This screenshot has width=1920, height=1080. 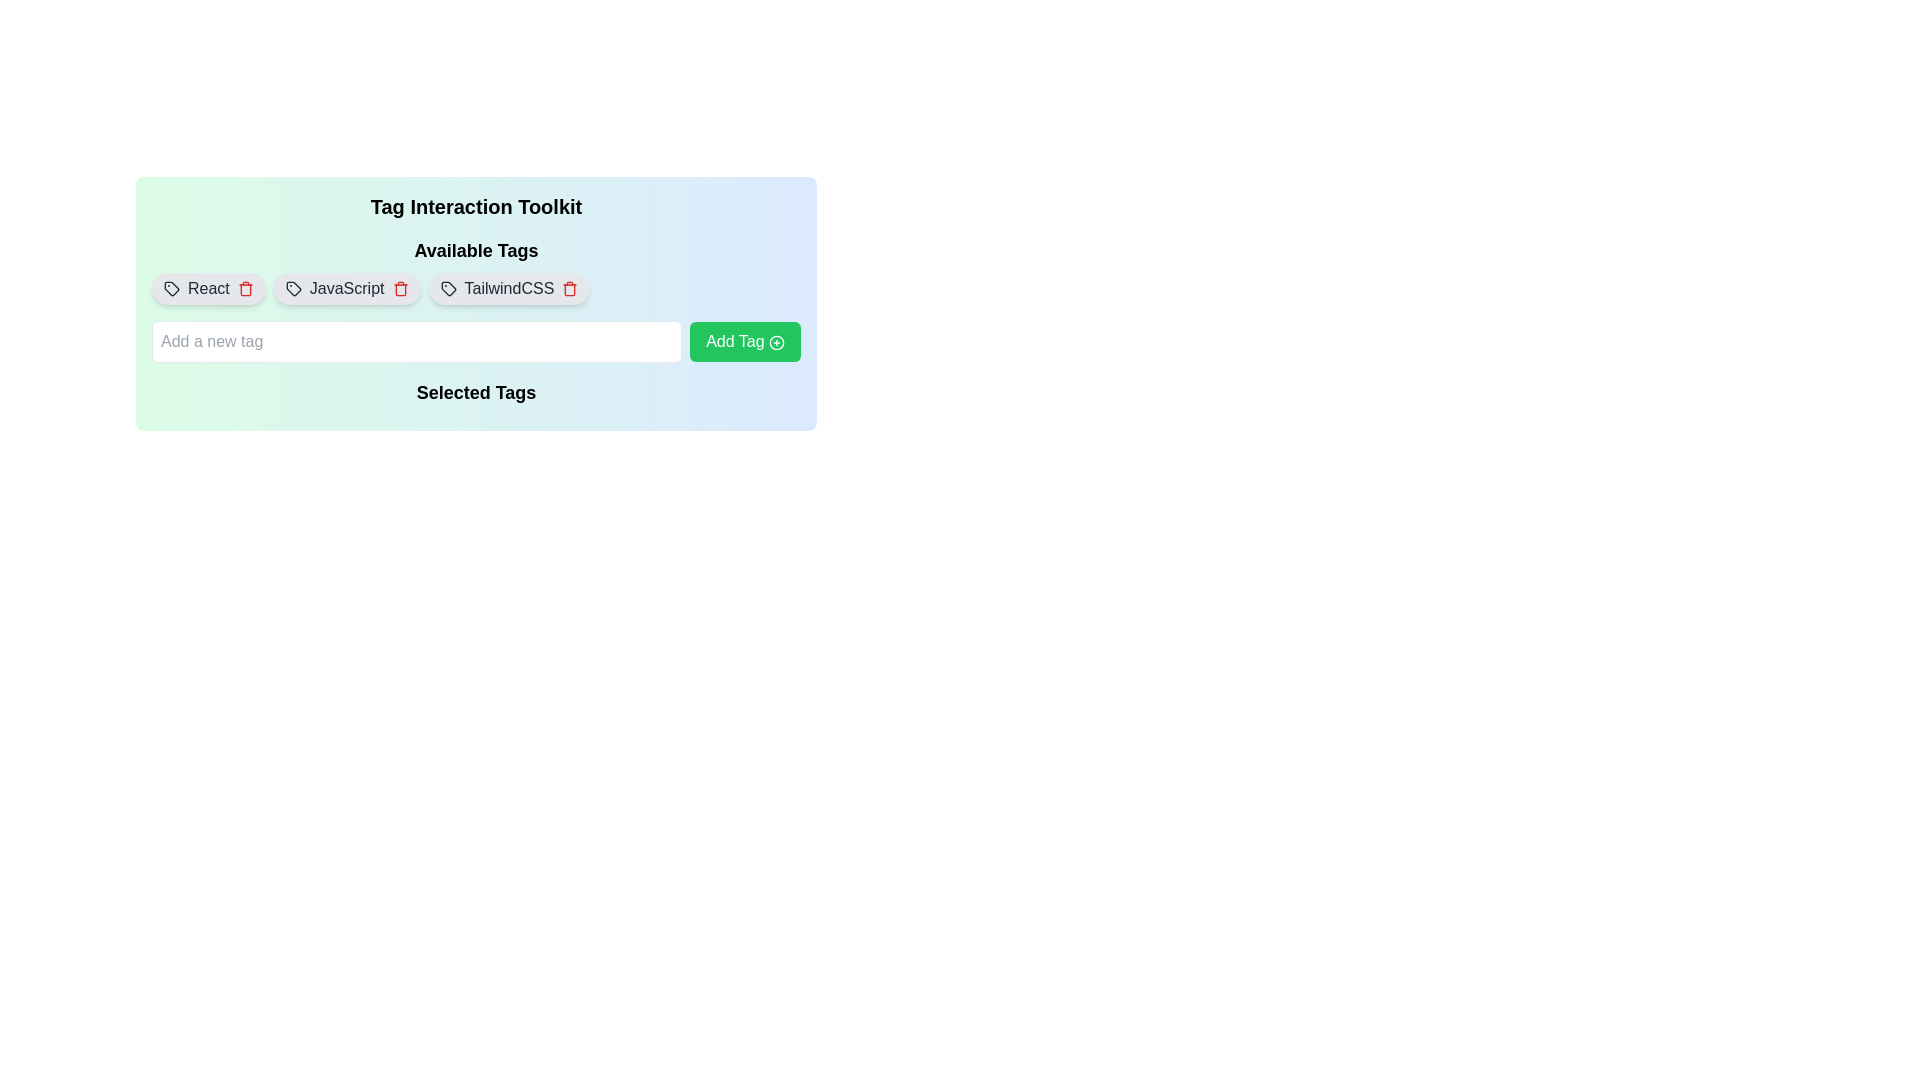 What do you see at coordinates (172, 289) in the screenshot?
I see `the small, tag-shaped icon with a circular dot, located at the top left of the 'React' text in the 'Available Tags' section` at bounding box center [172, 289].